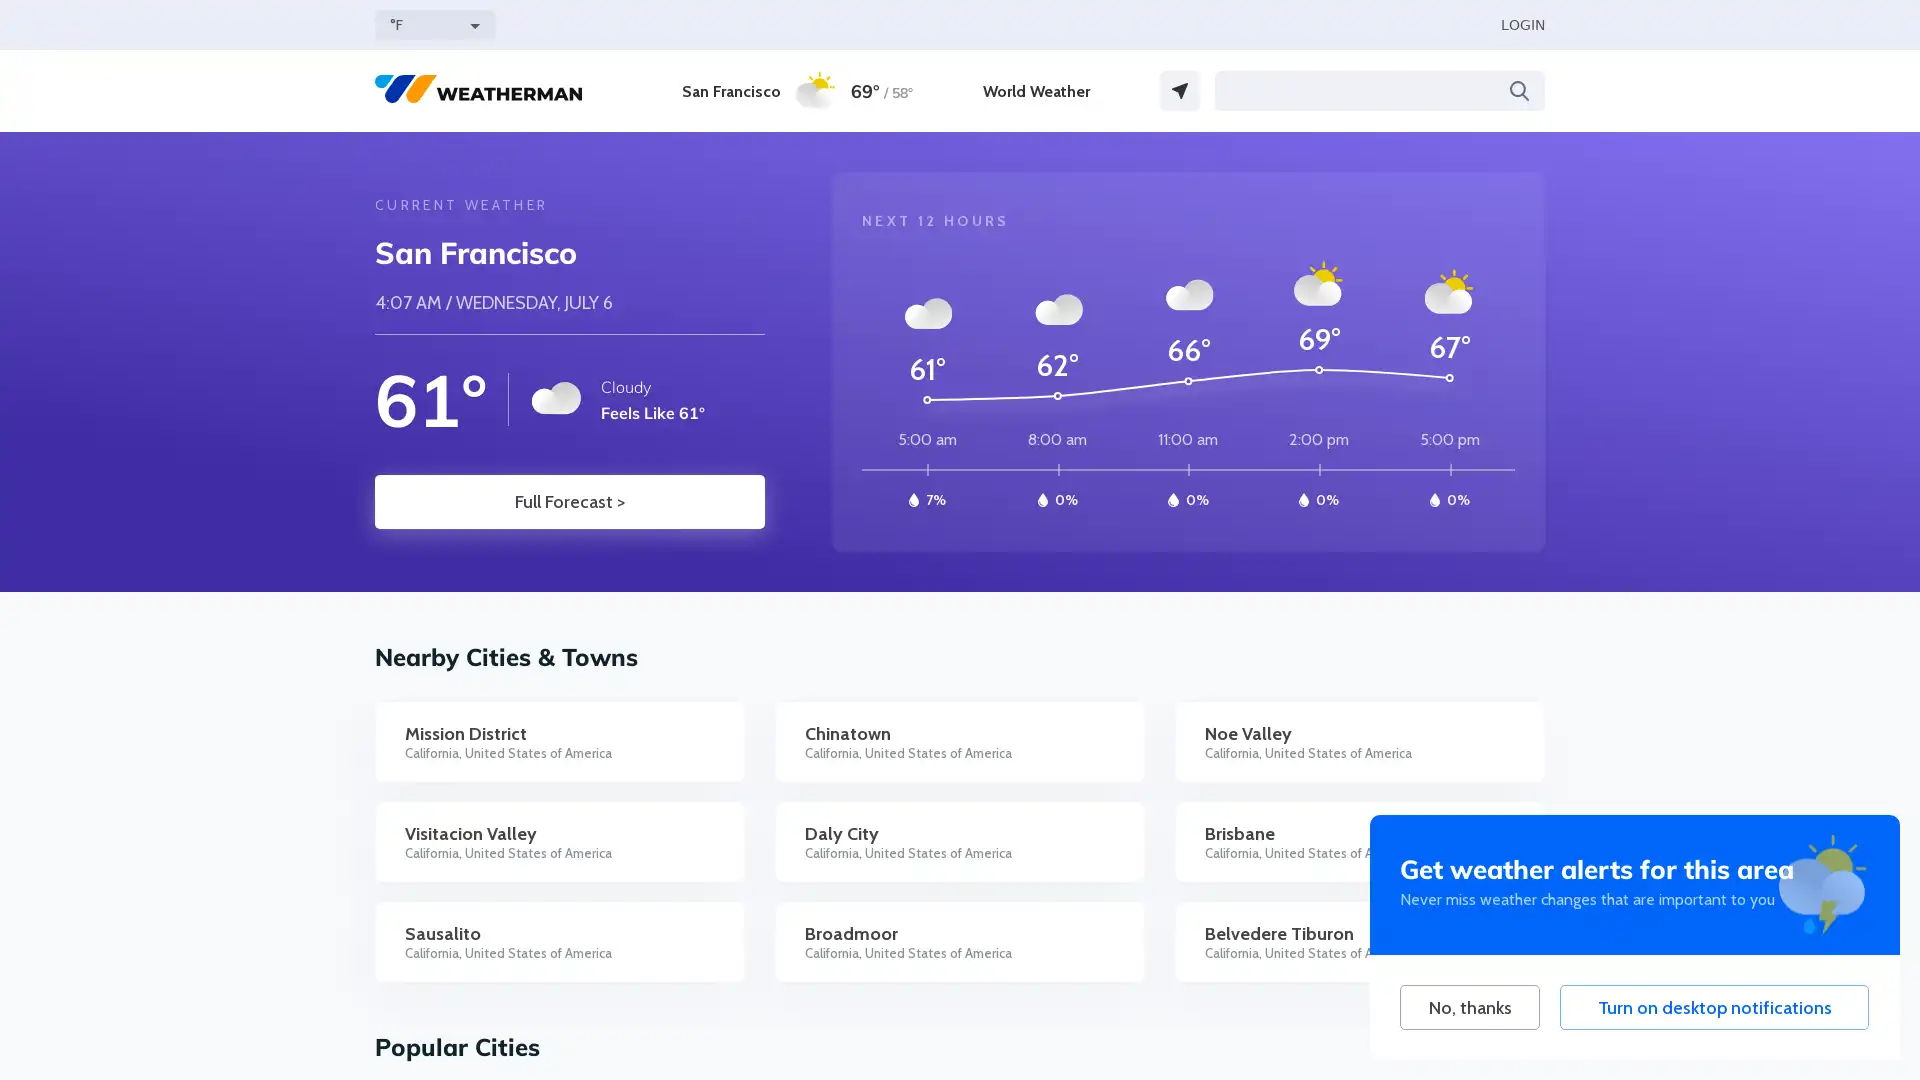  What do you see at coordinates (1521, 24) in the screenshot?
I see `LOGIN` at bounding box center [1521, 24].